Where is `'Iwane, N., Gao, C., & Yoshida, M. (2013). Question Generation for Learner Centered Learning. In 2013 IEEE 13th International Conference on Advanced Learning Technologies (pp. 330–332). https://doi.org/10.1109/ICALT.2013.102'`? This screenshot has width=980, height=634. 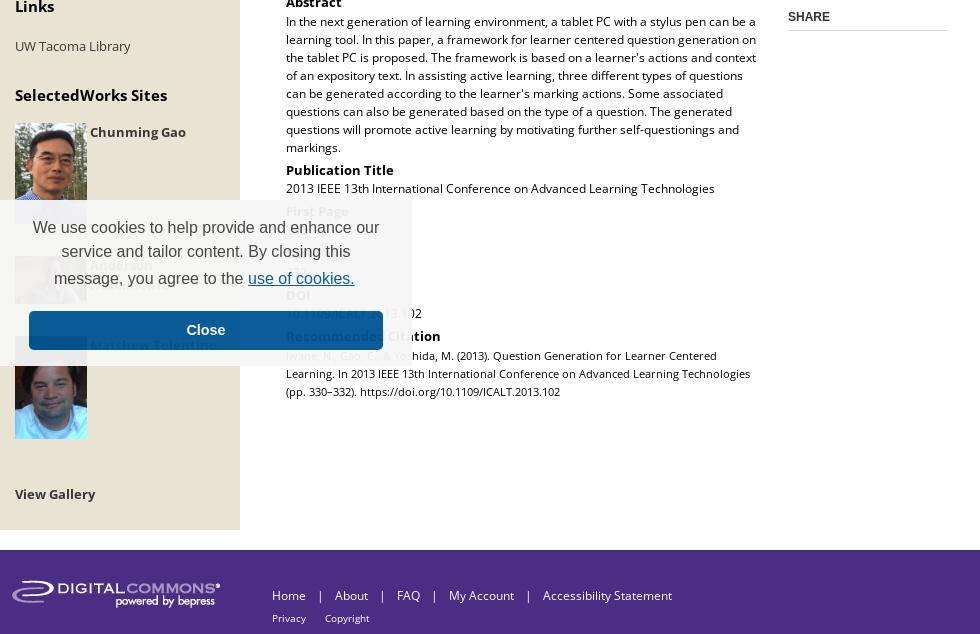
'Iwane, N., Gao, C., & Yoshida, M. (2013). Question Generation for Learner Centered Learning. In 2013 IEEE 13th International Conference on Advanced Learning Technologies (pp. 330–332). https://doi.org/10.1109/ICALT.2013.102' is located at coordinates (285, 372).